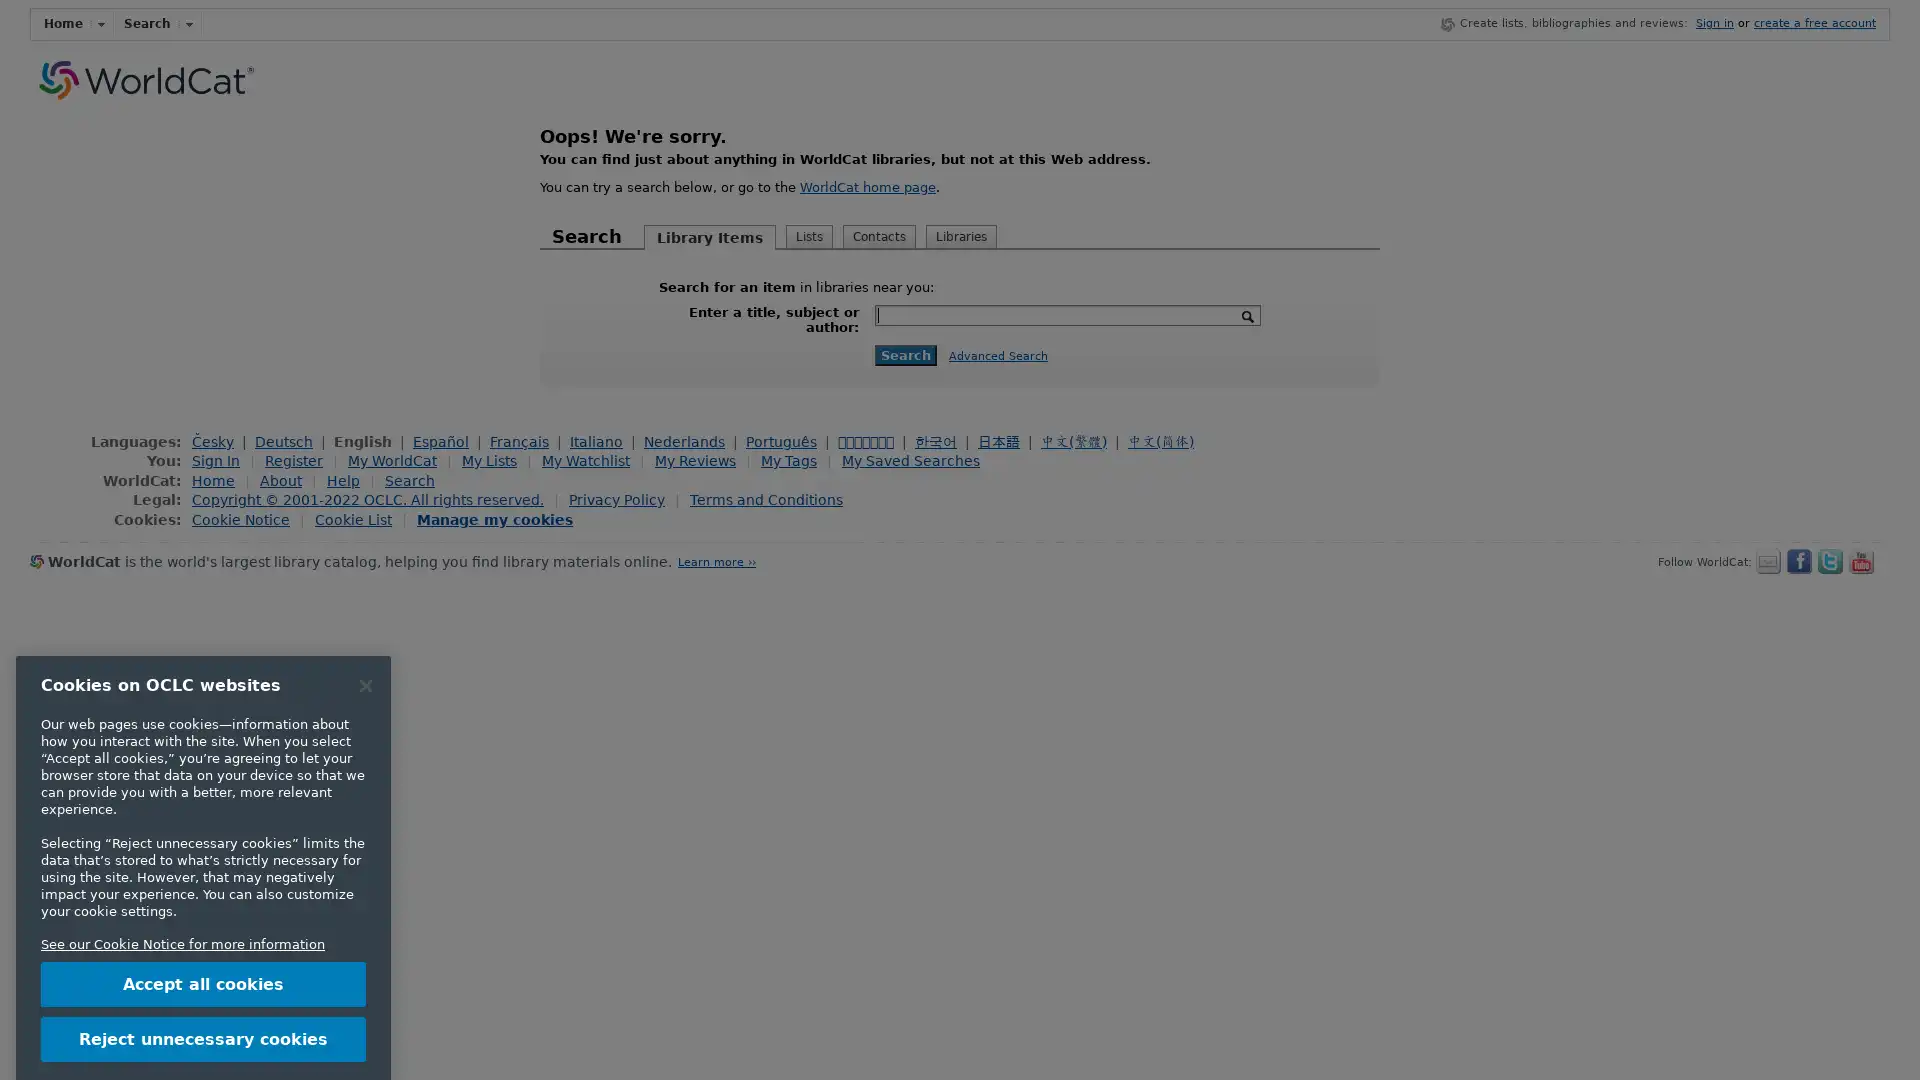 The height and width of the screenshot is (1080, 1920). I want to click on Search, so click(905, 353).